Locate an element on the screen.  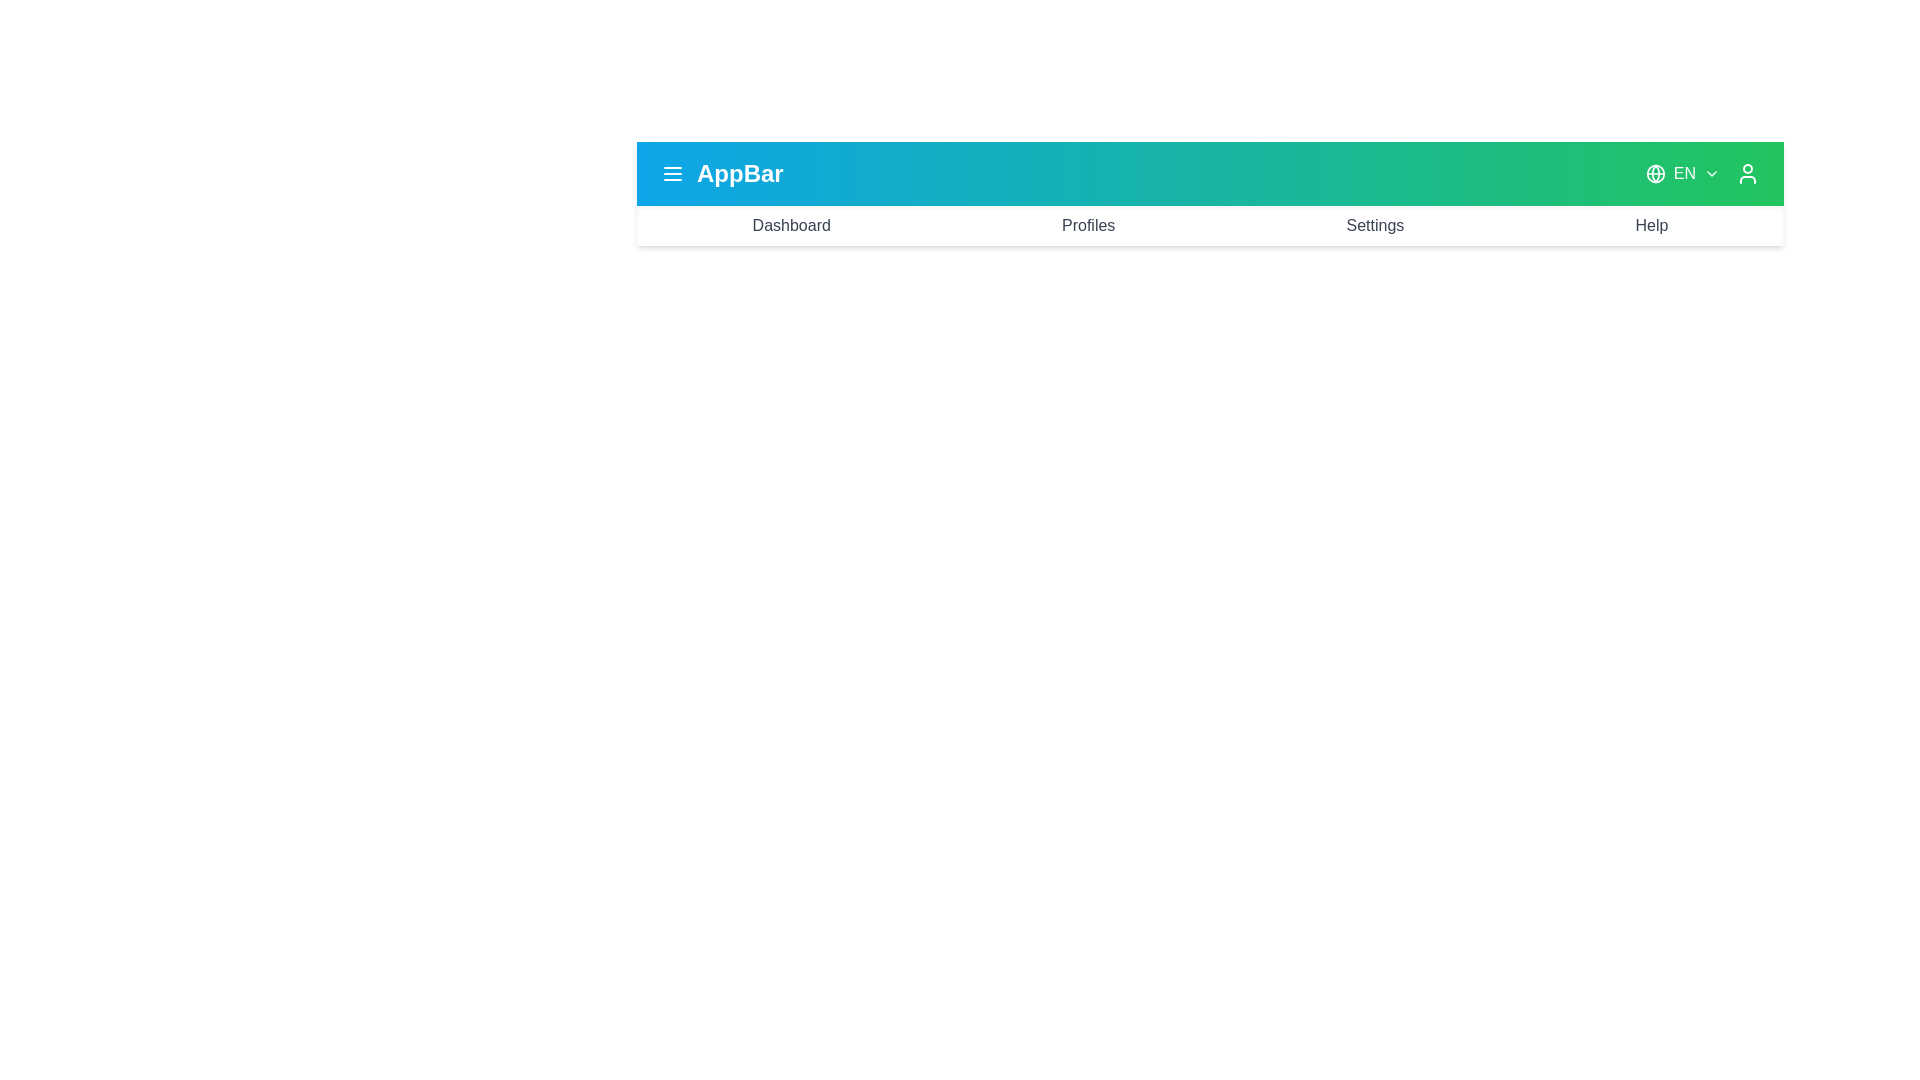
the menu item Profiles to navigate to the corresponding section is located at coordinates (1087, 225).